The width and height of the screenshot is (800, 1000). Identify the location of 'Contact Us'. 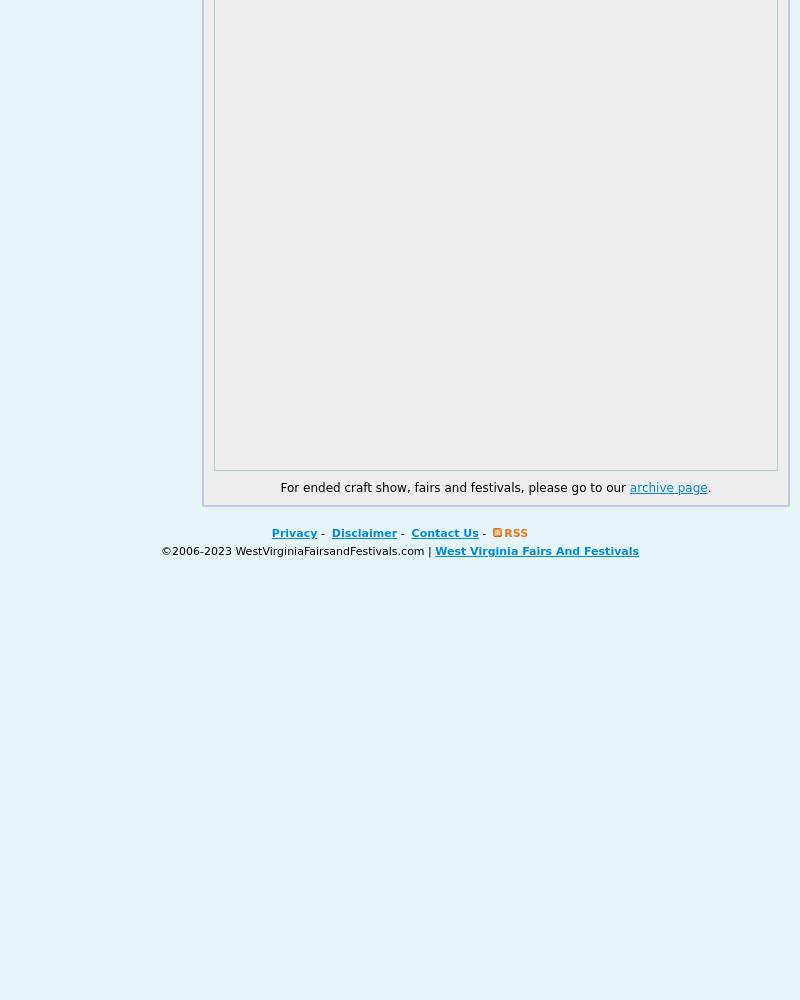
(443, 533).